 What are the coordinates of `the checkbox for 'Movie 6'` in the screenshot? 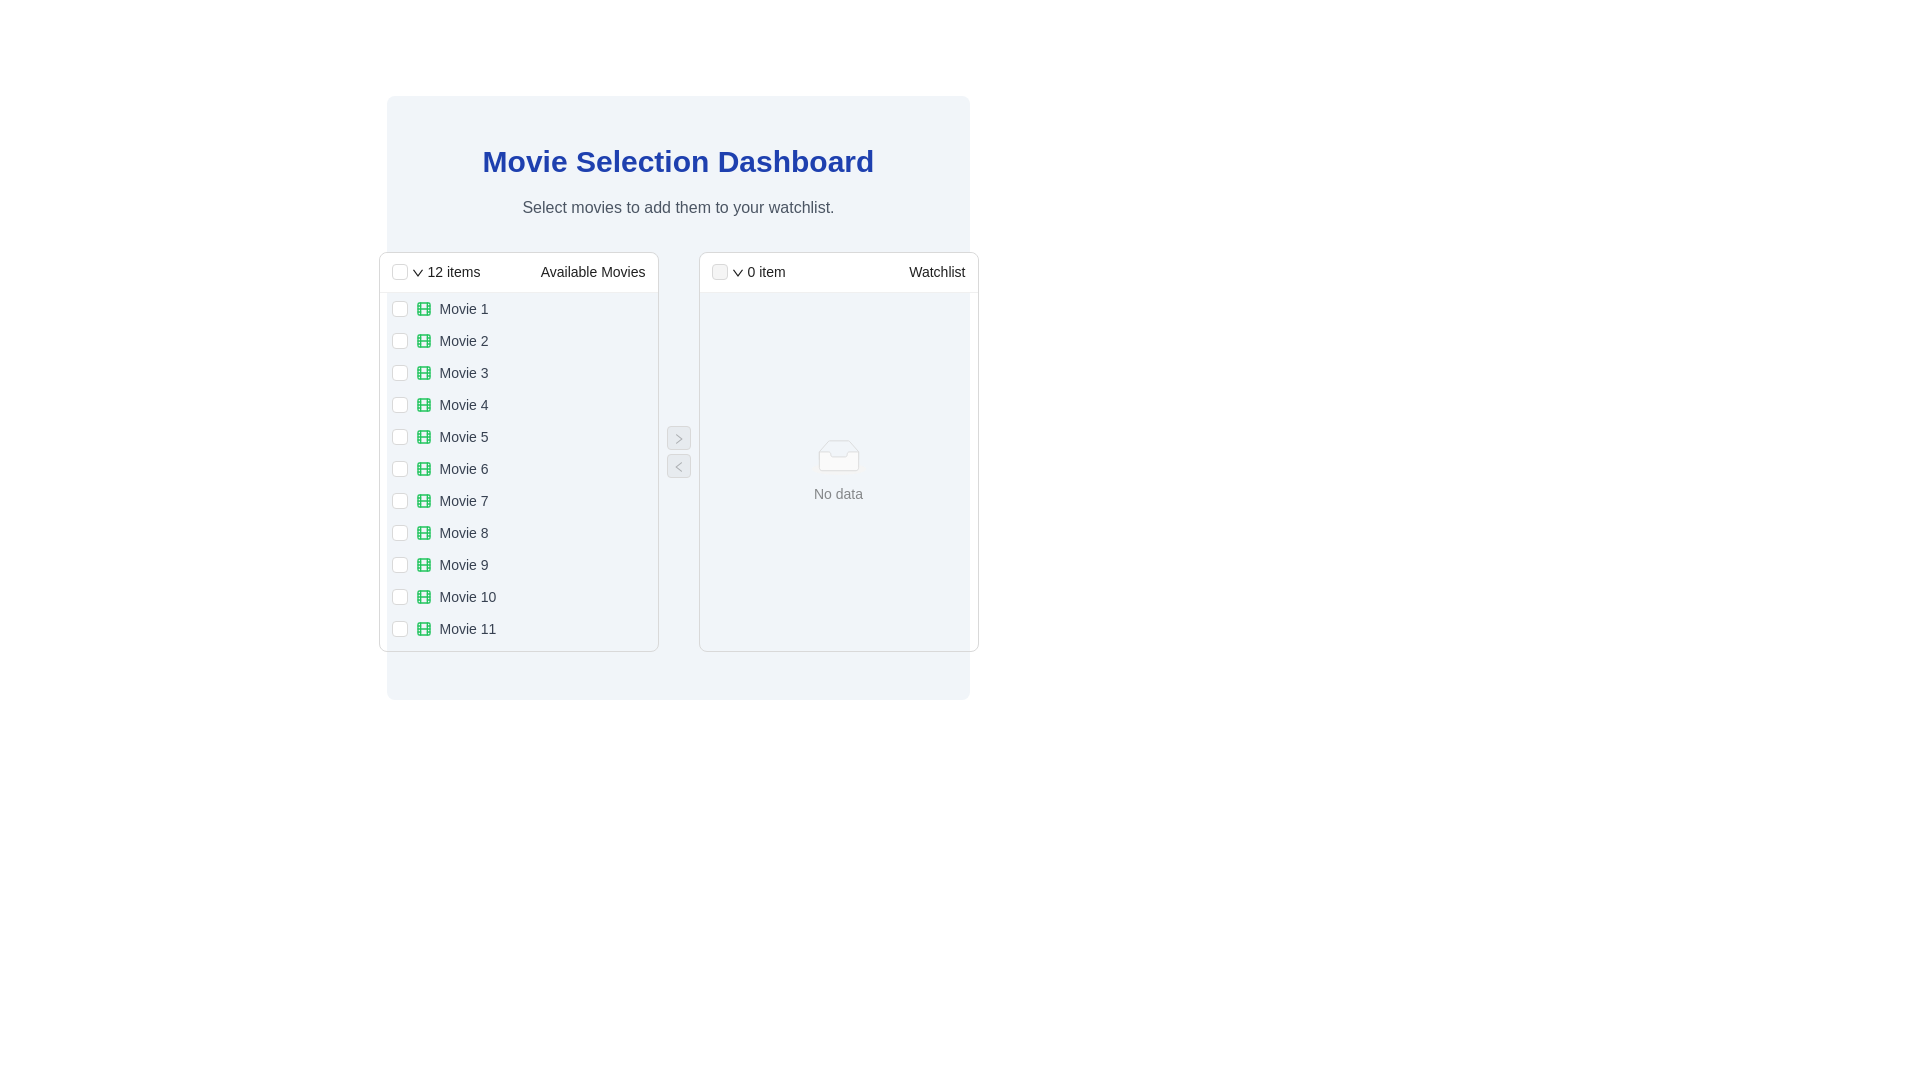 It's located at (399, 469).